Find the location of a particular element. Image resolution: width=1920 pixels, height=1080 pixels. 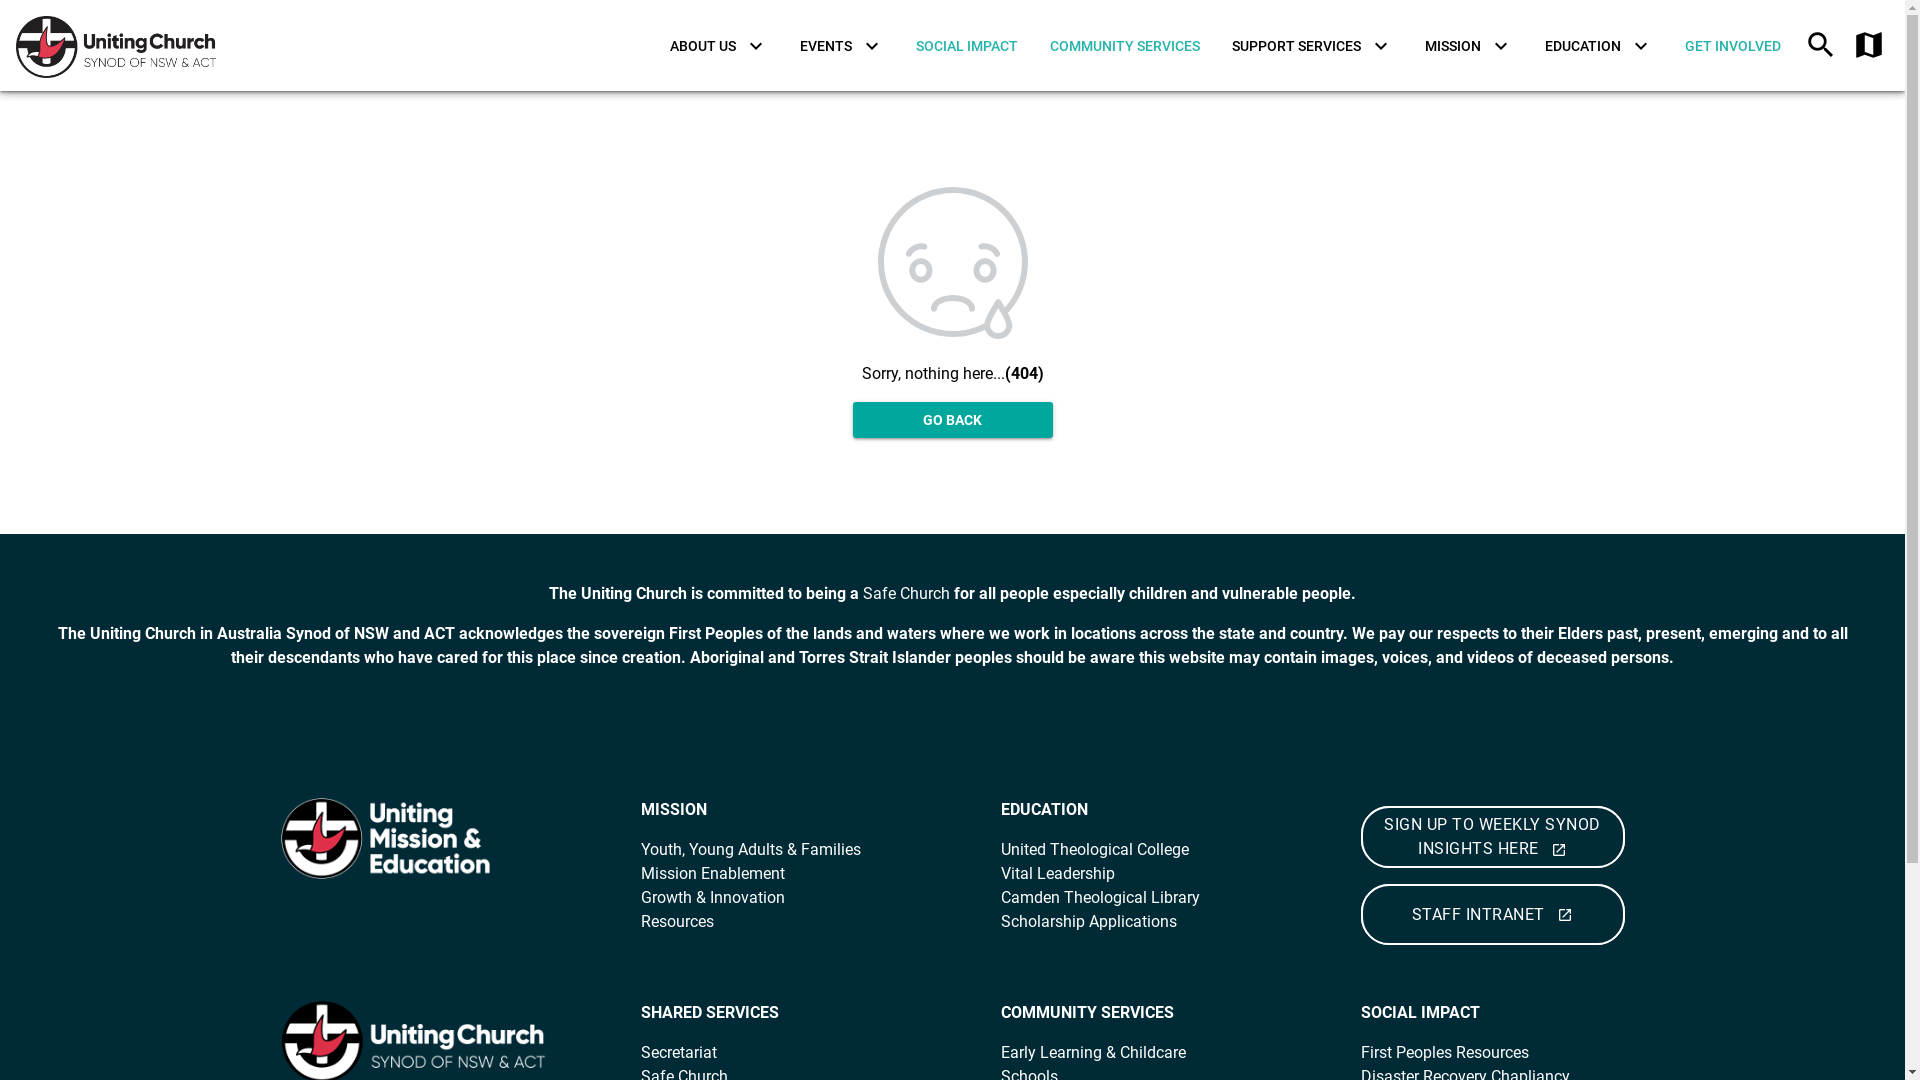

'EVENTS is located at coordinates (841, 45).